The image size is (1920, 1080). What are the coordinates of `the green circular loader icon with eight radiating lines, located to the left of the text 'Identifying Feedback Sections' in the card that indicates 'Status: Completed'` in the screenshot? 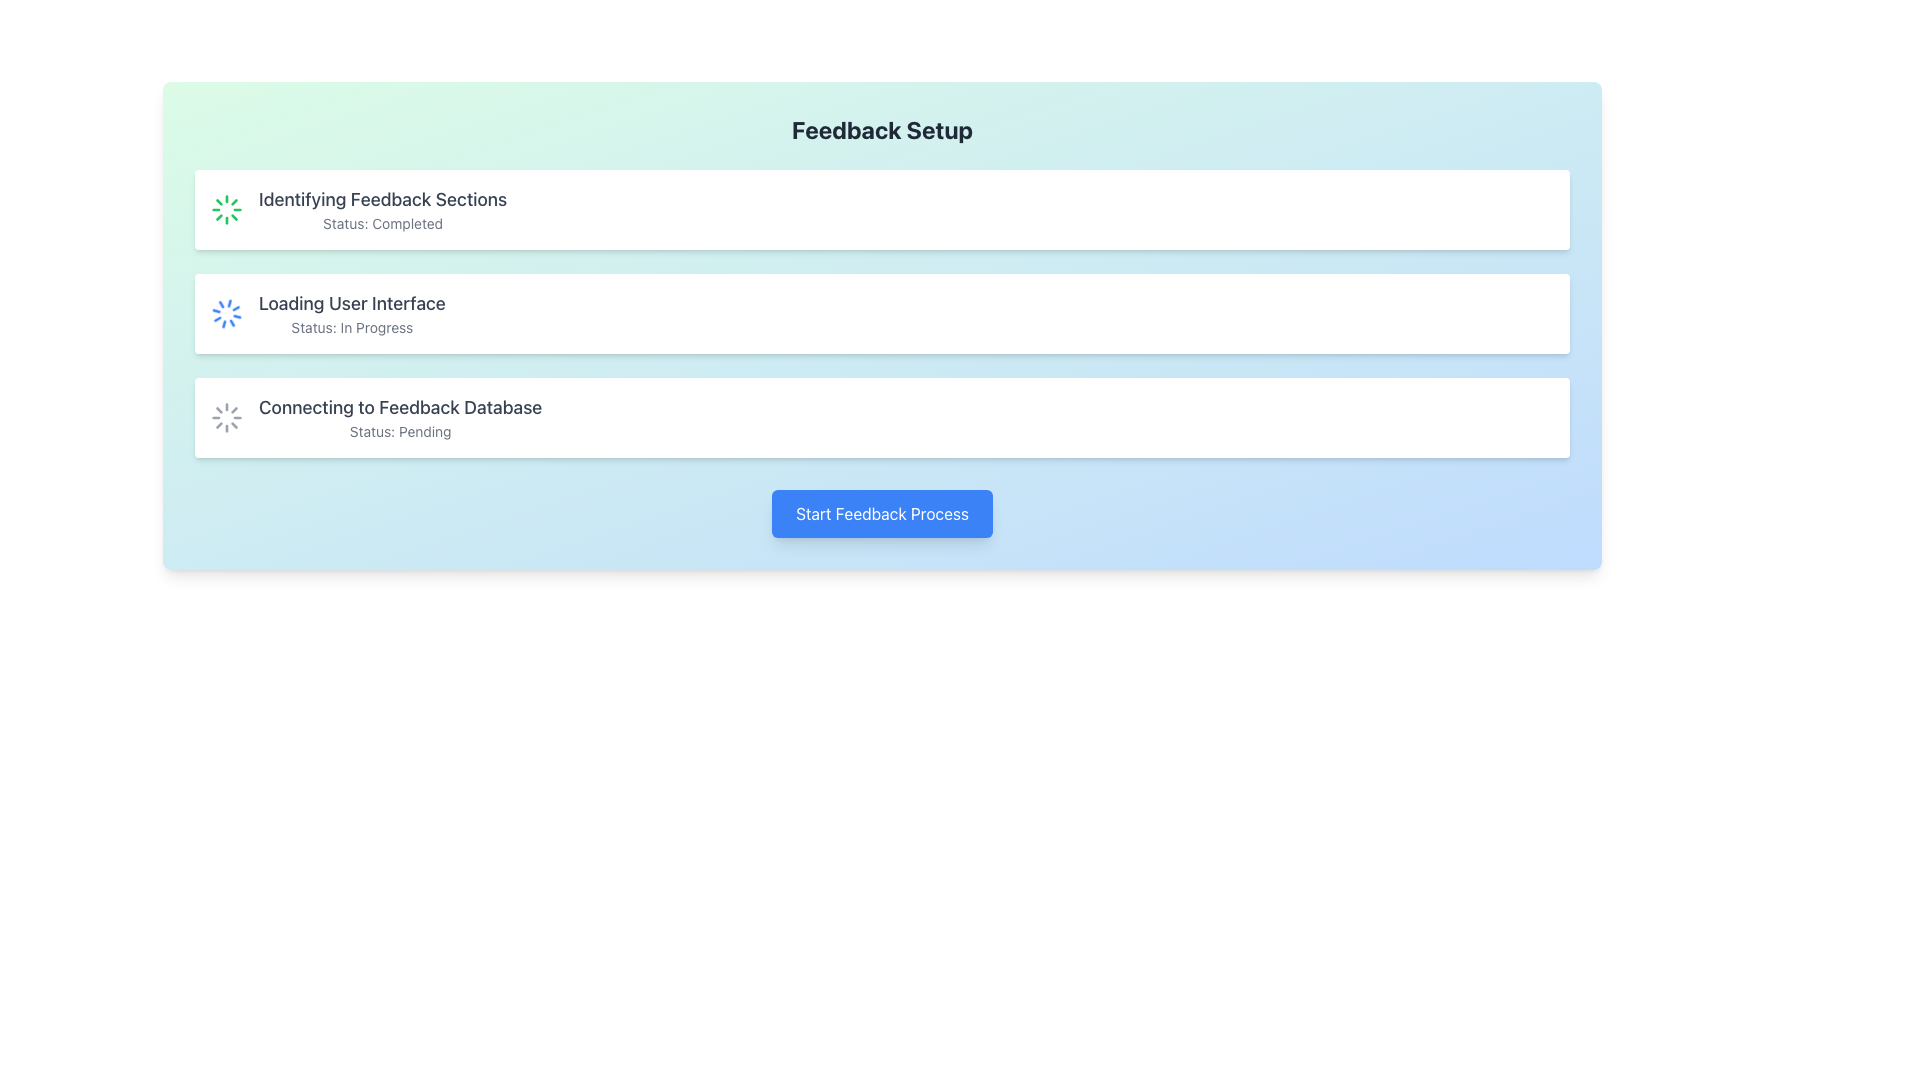 It's located at (226, 209).